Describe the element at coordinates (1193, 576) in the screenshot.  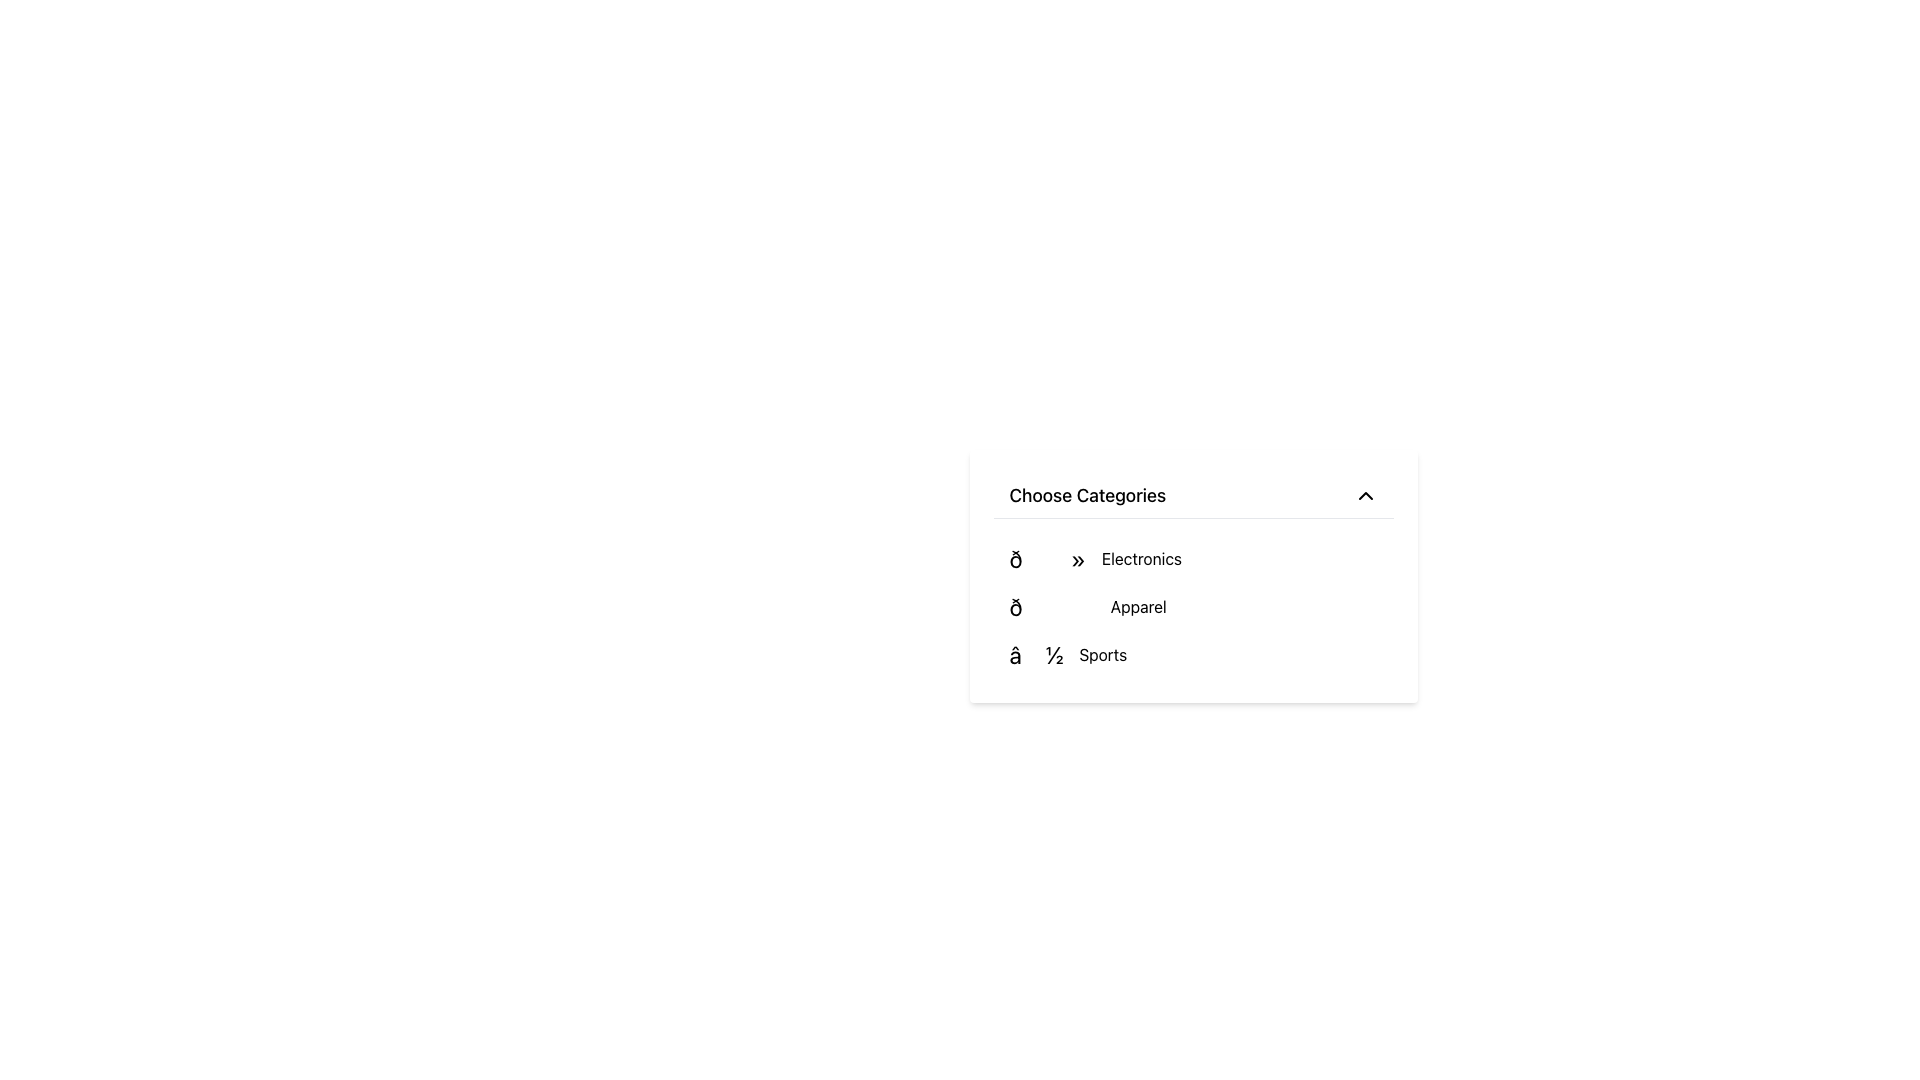
I see `the category name within the 'Choose Categories' dropdown menu to make a selection` at that location.